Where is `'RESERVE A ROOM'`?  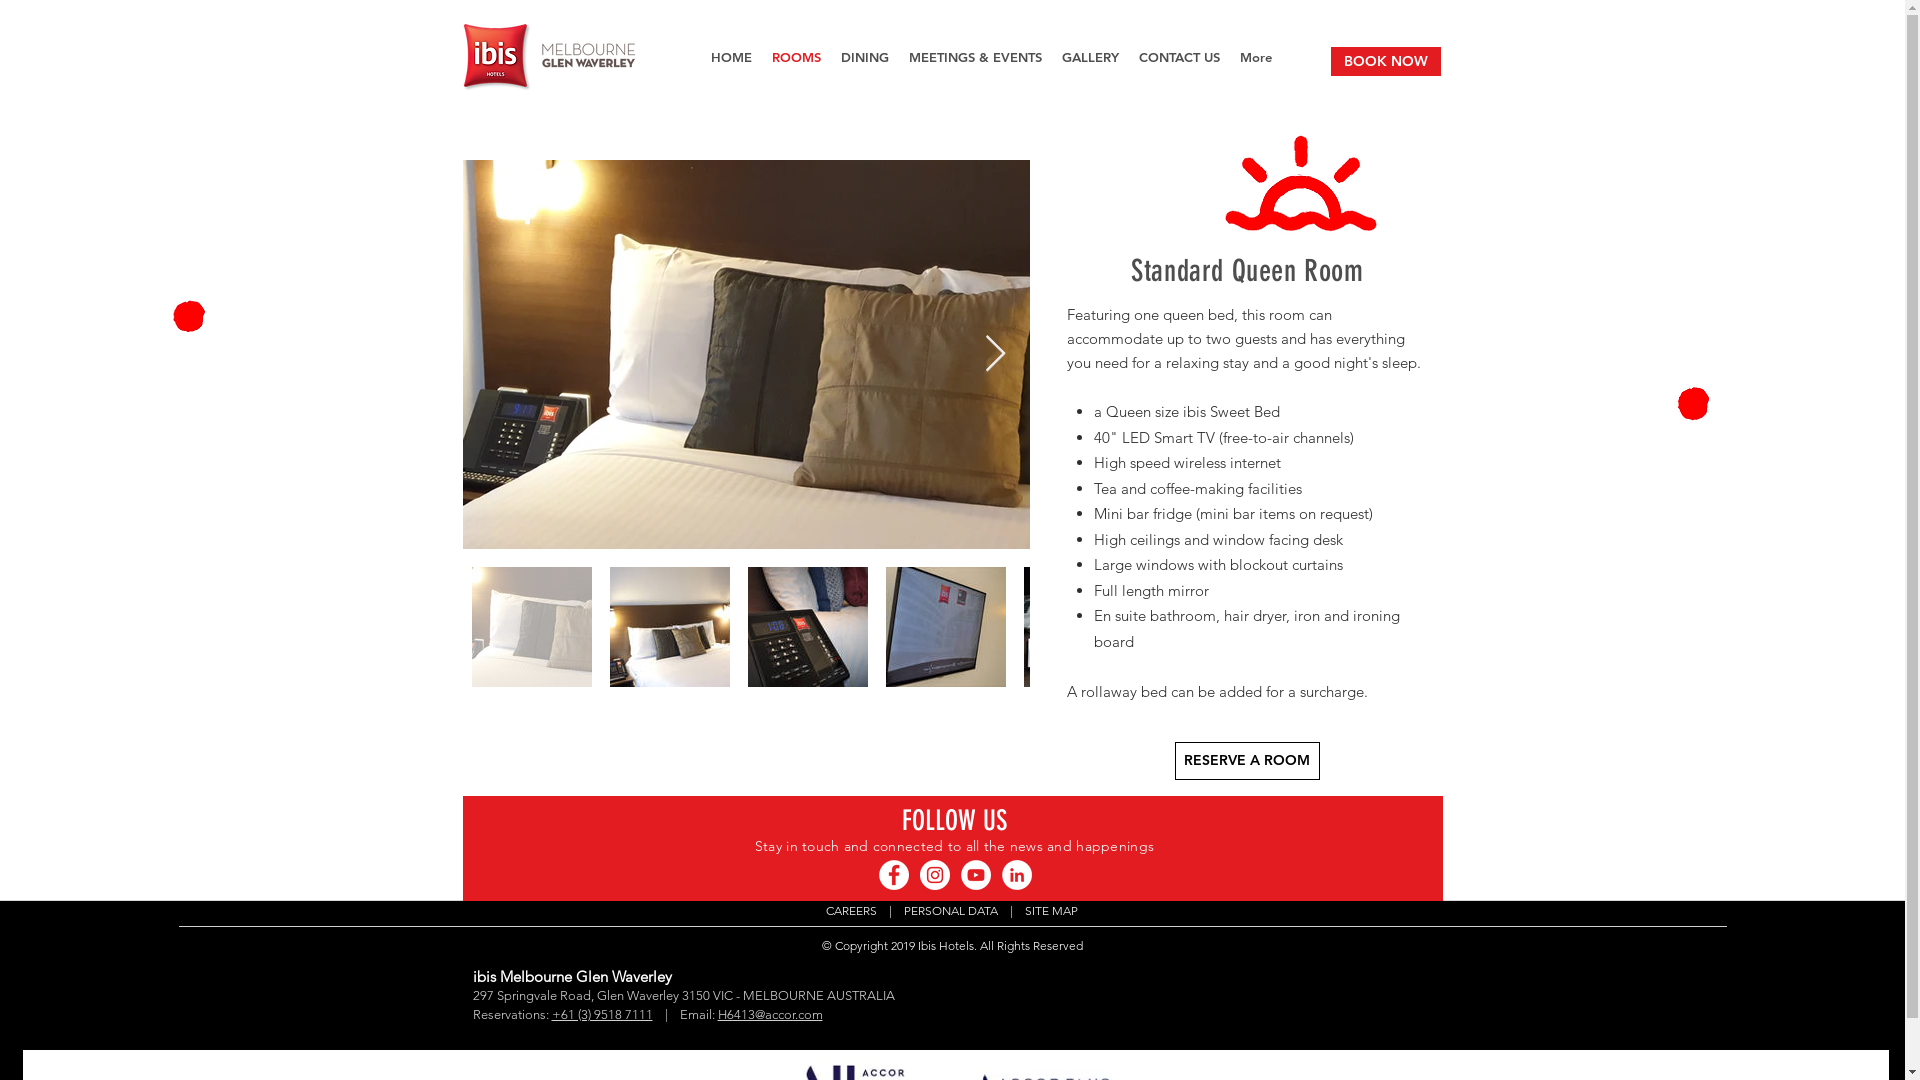 'RESERVE A ROOM' is located at coordinates (1245, 760).